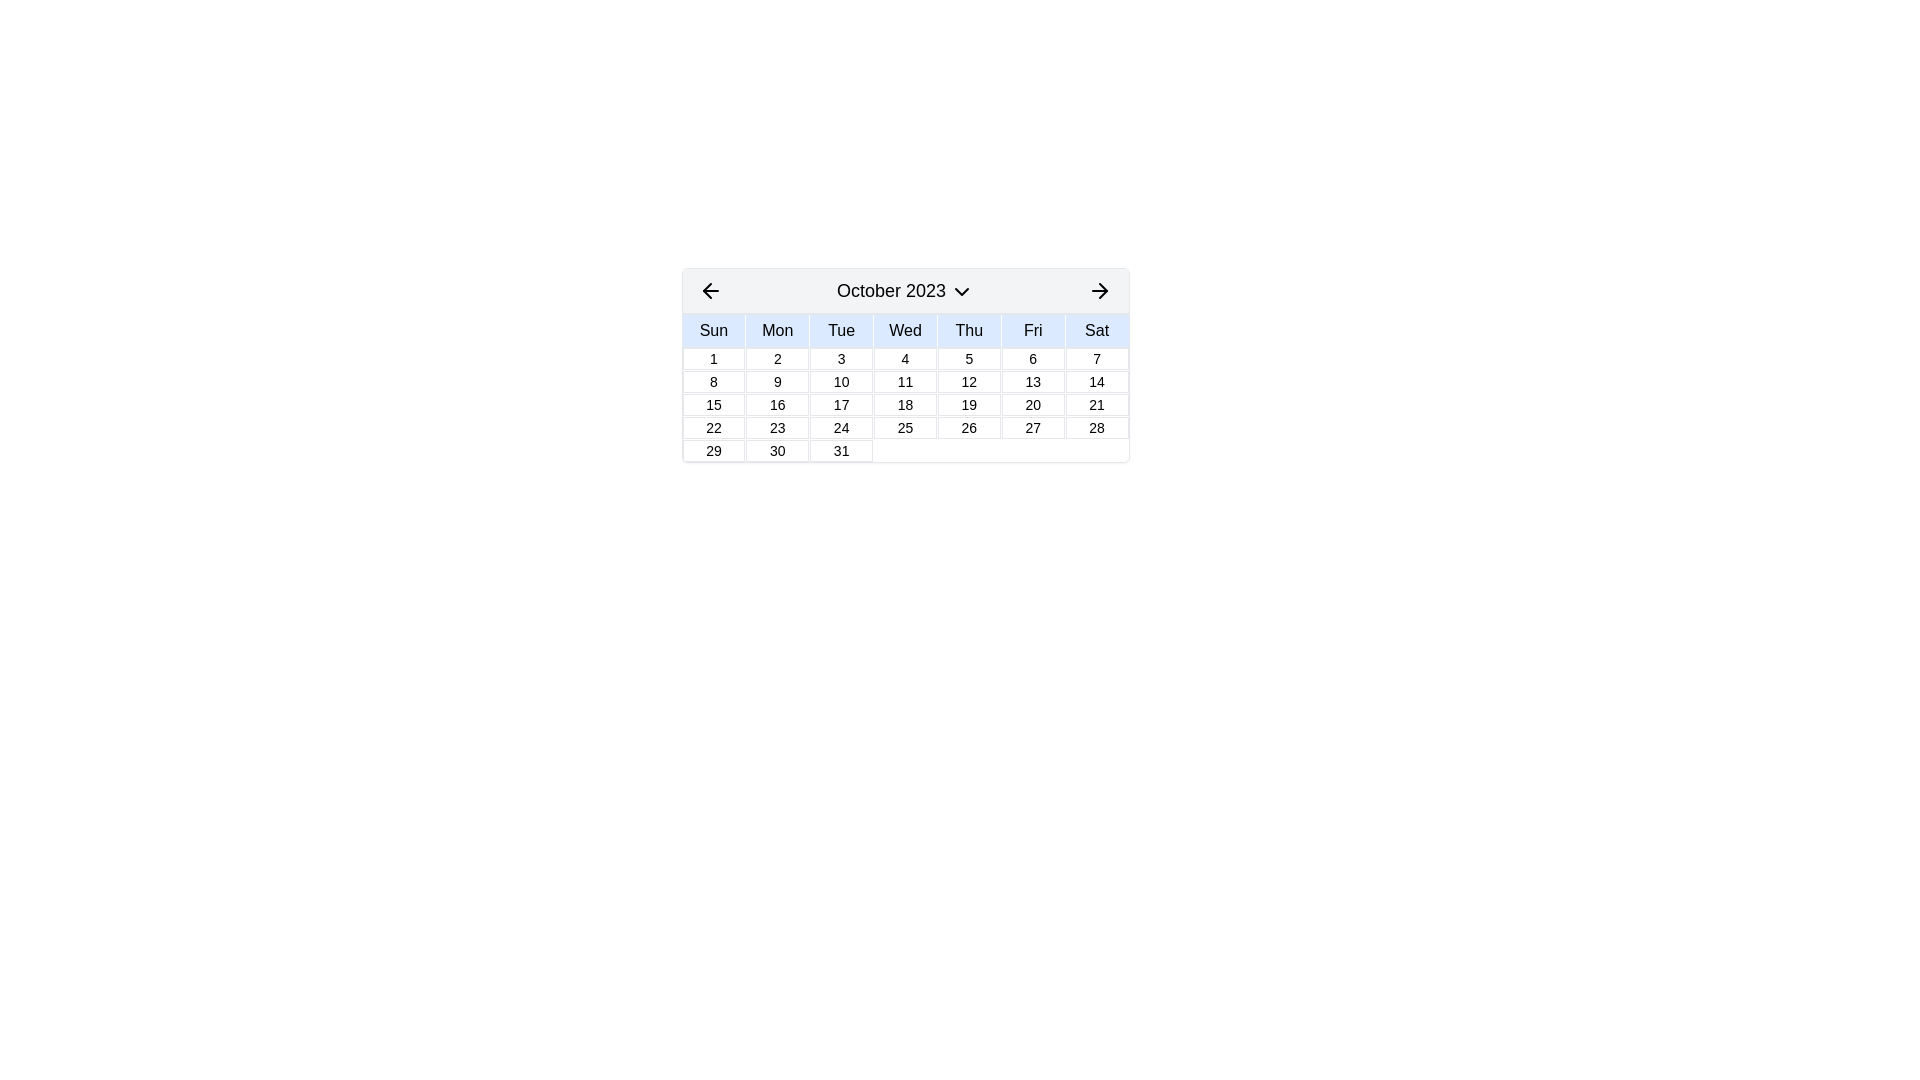 This screenshot has width=1920, height=1080. What do you see at coordinates (776, 405) in the screenshot?
I see `the Calendar Day Cell representing the date '16' under the 'Mon' column` at bounding box center [776, 405].